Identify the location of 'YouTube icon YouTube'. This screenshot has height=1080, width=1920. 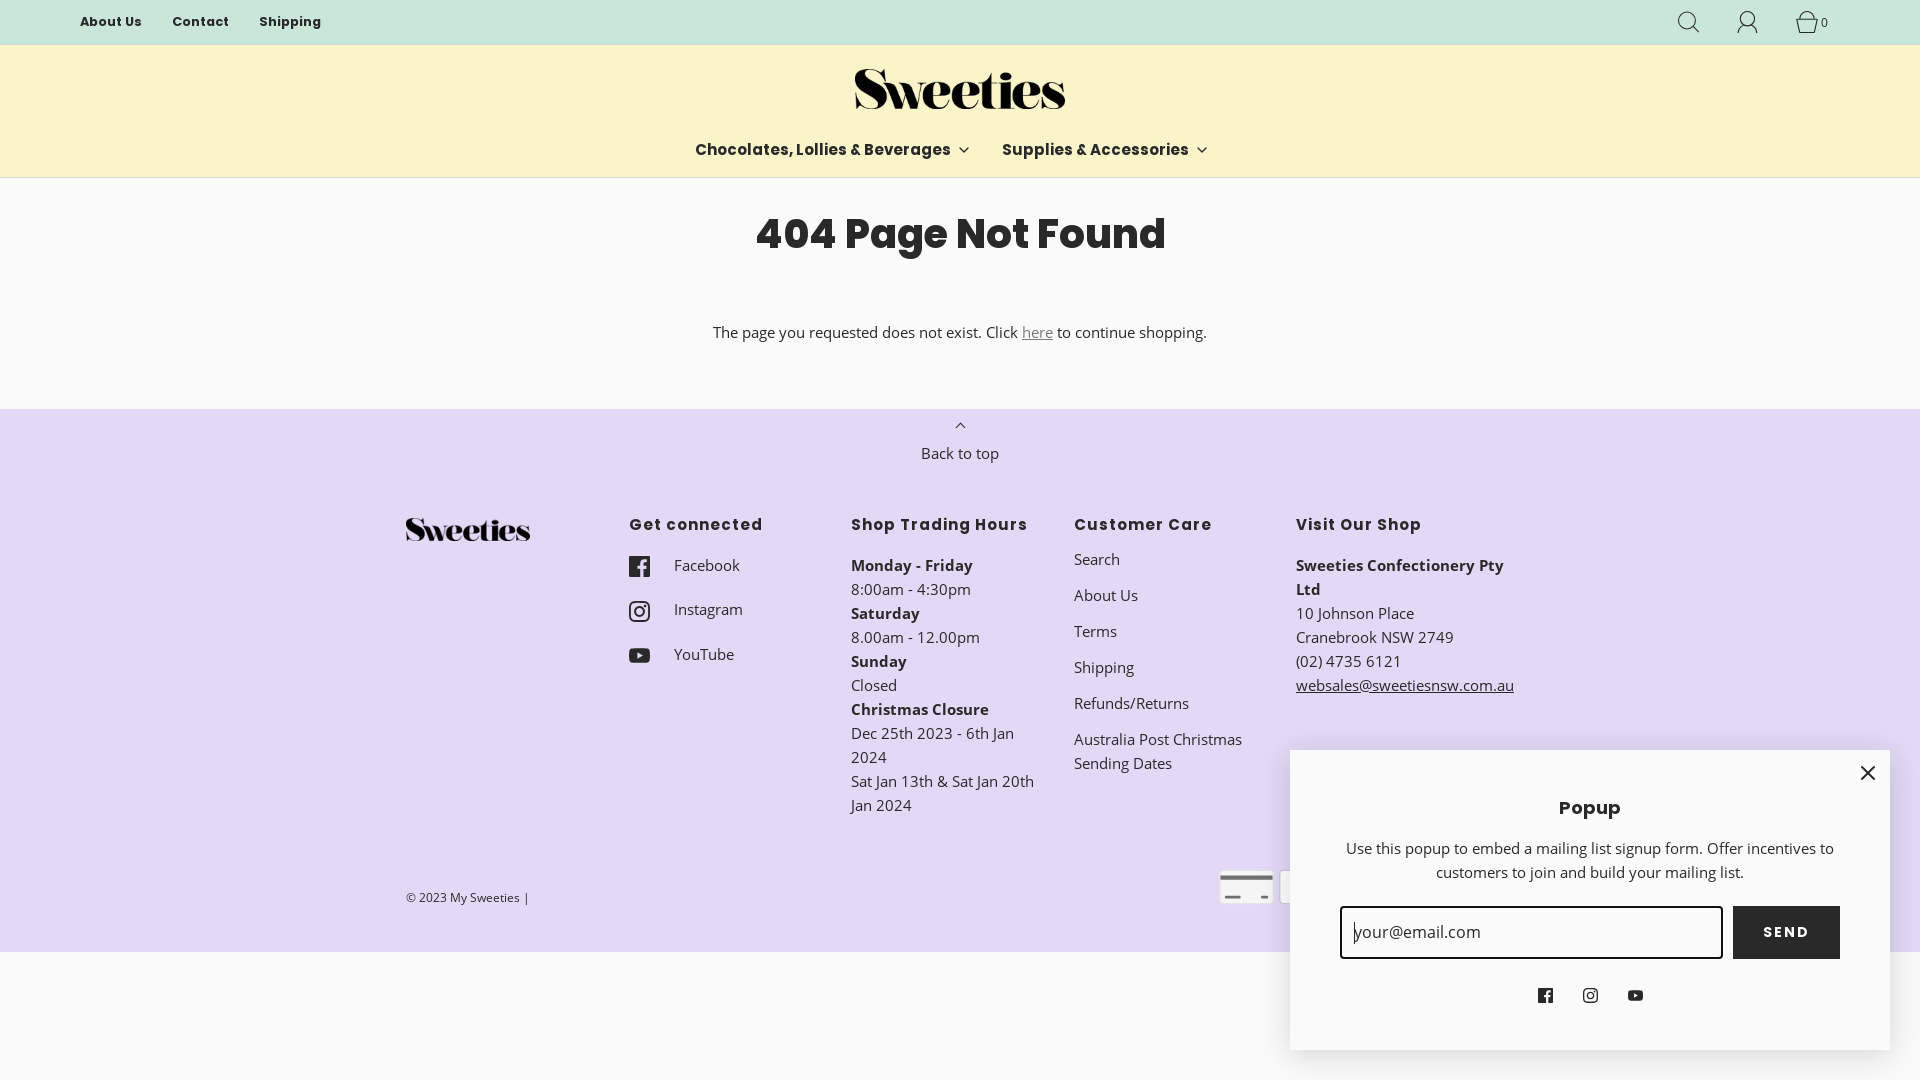
(680, 654).